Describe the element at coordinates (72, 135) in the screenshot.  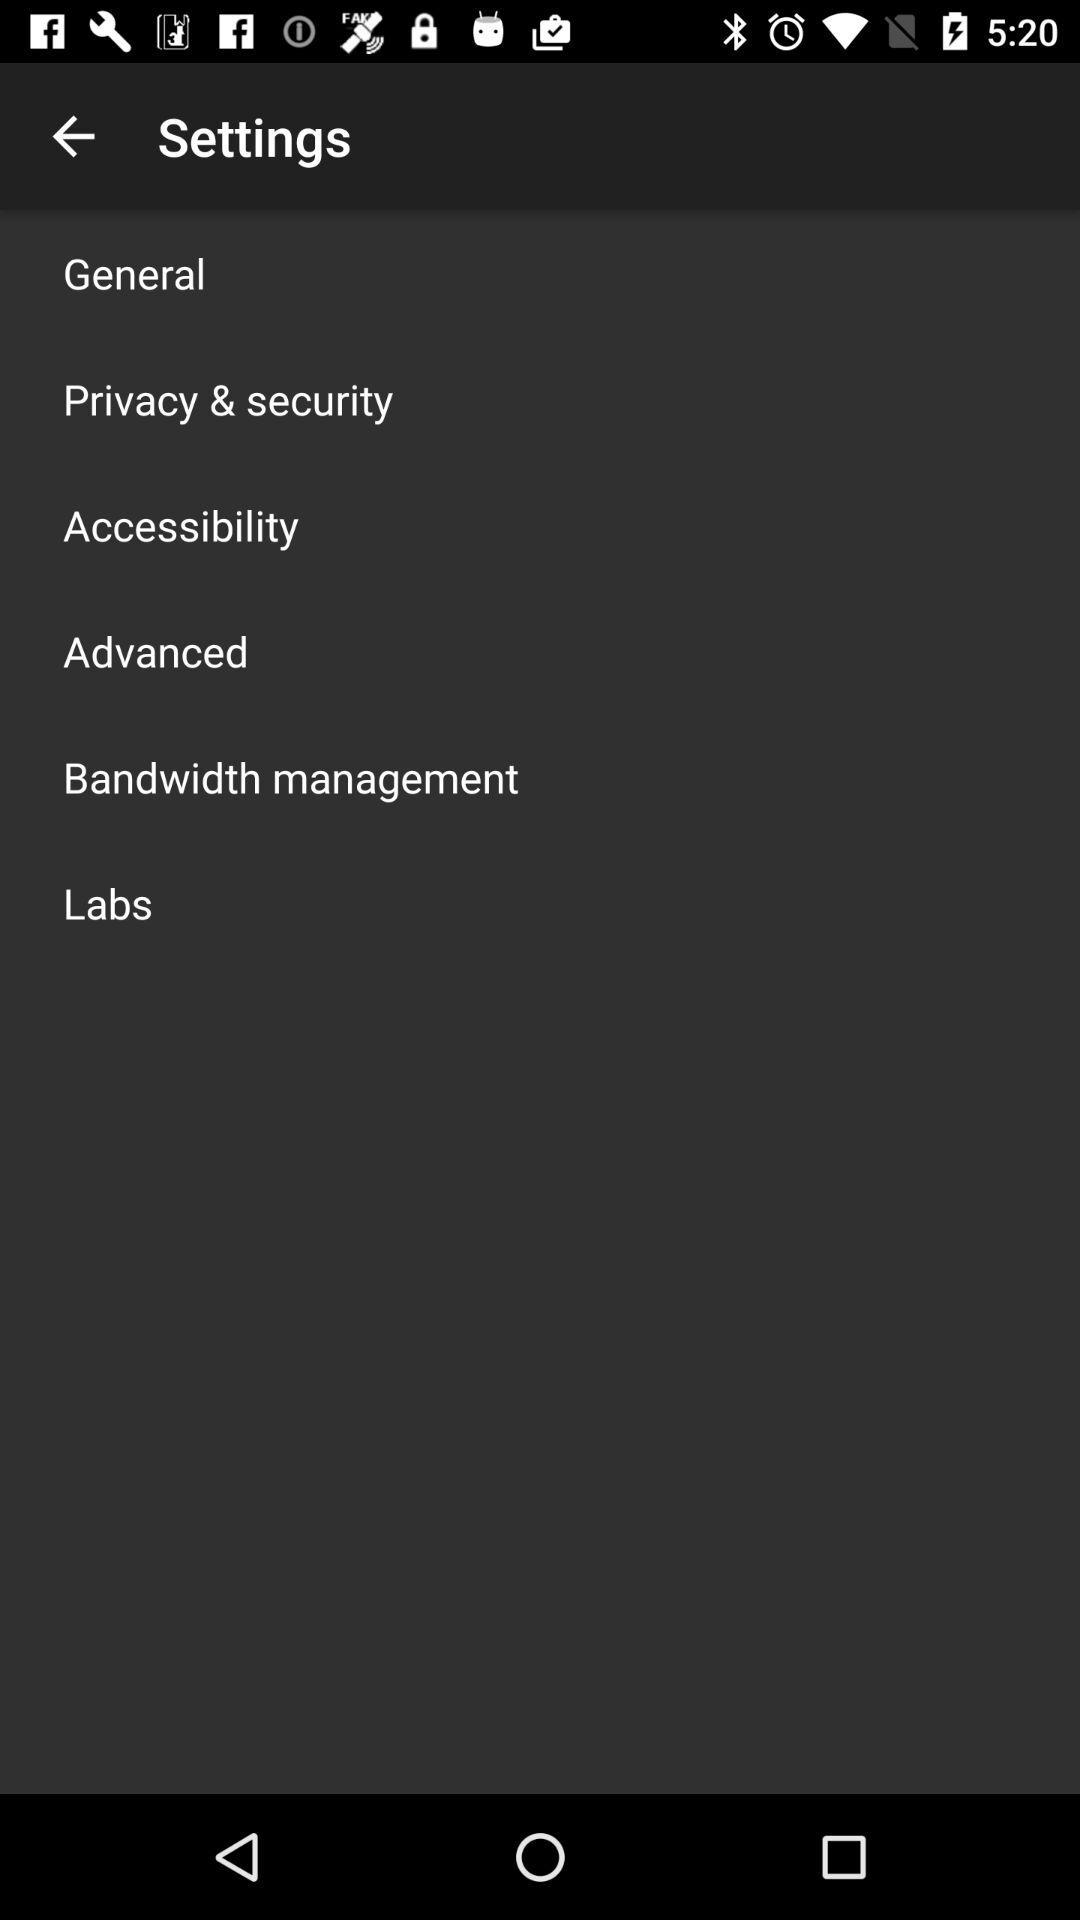
I see `the app above general app` at that location.